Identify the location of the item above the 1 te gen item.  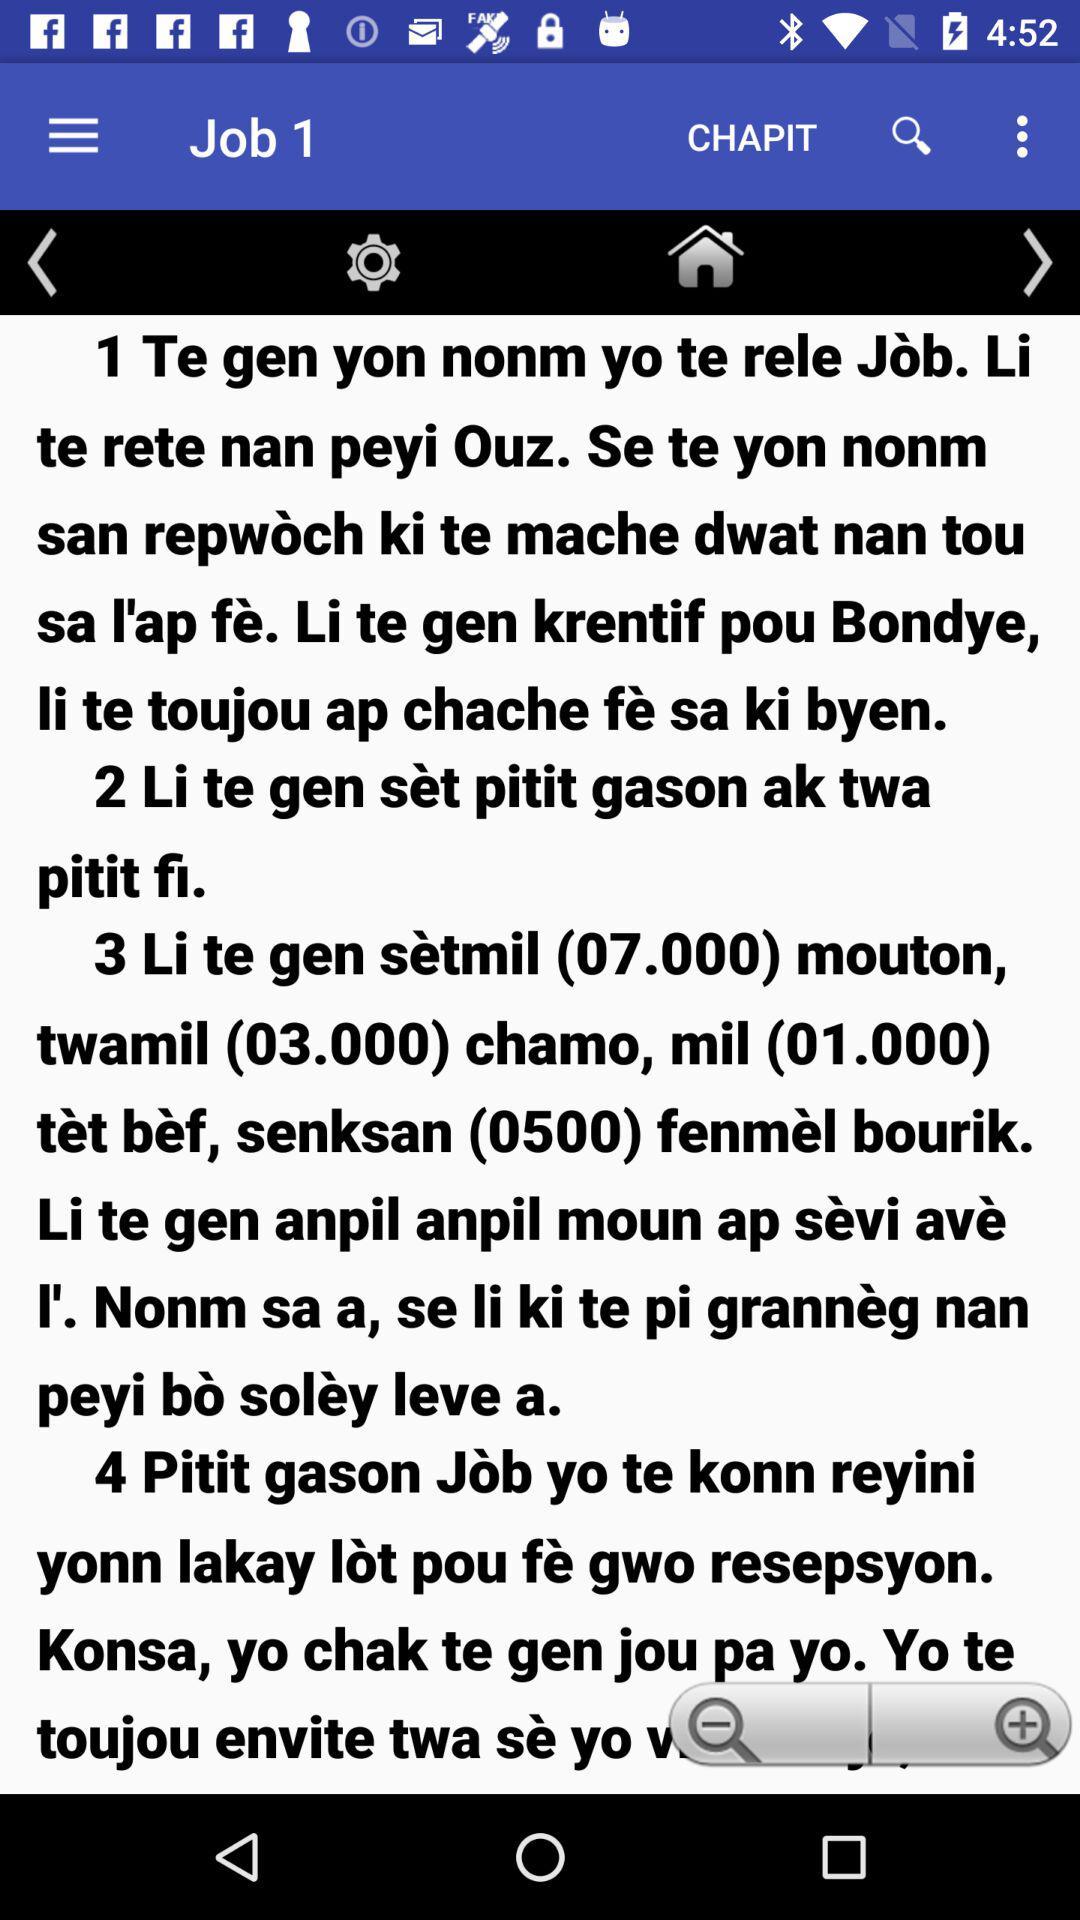
(42, 261).